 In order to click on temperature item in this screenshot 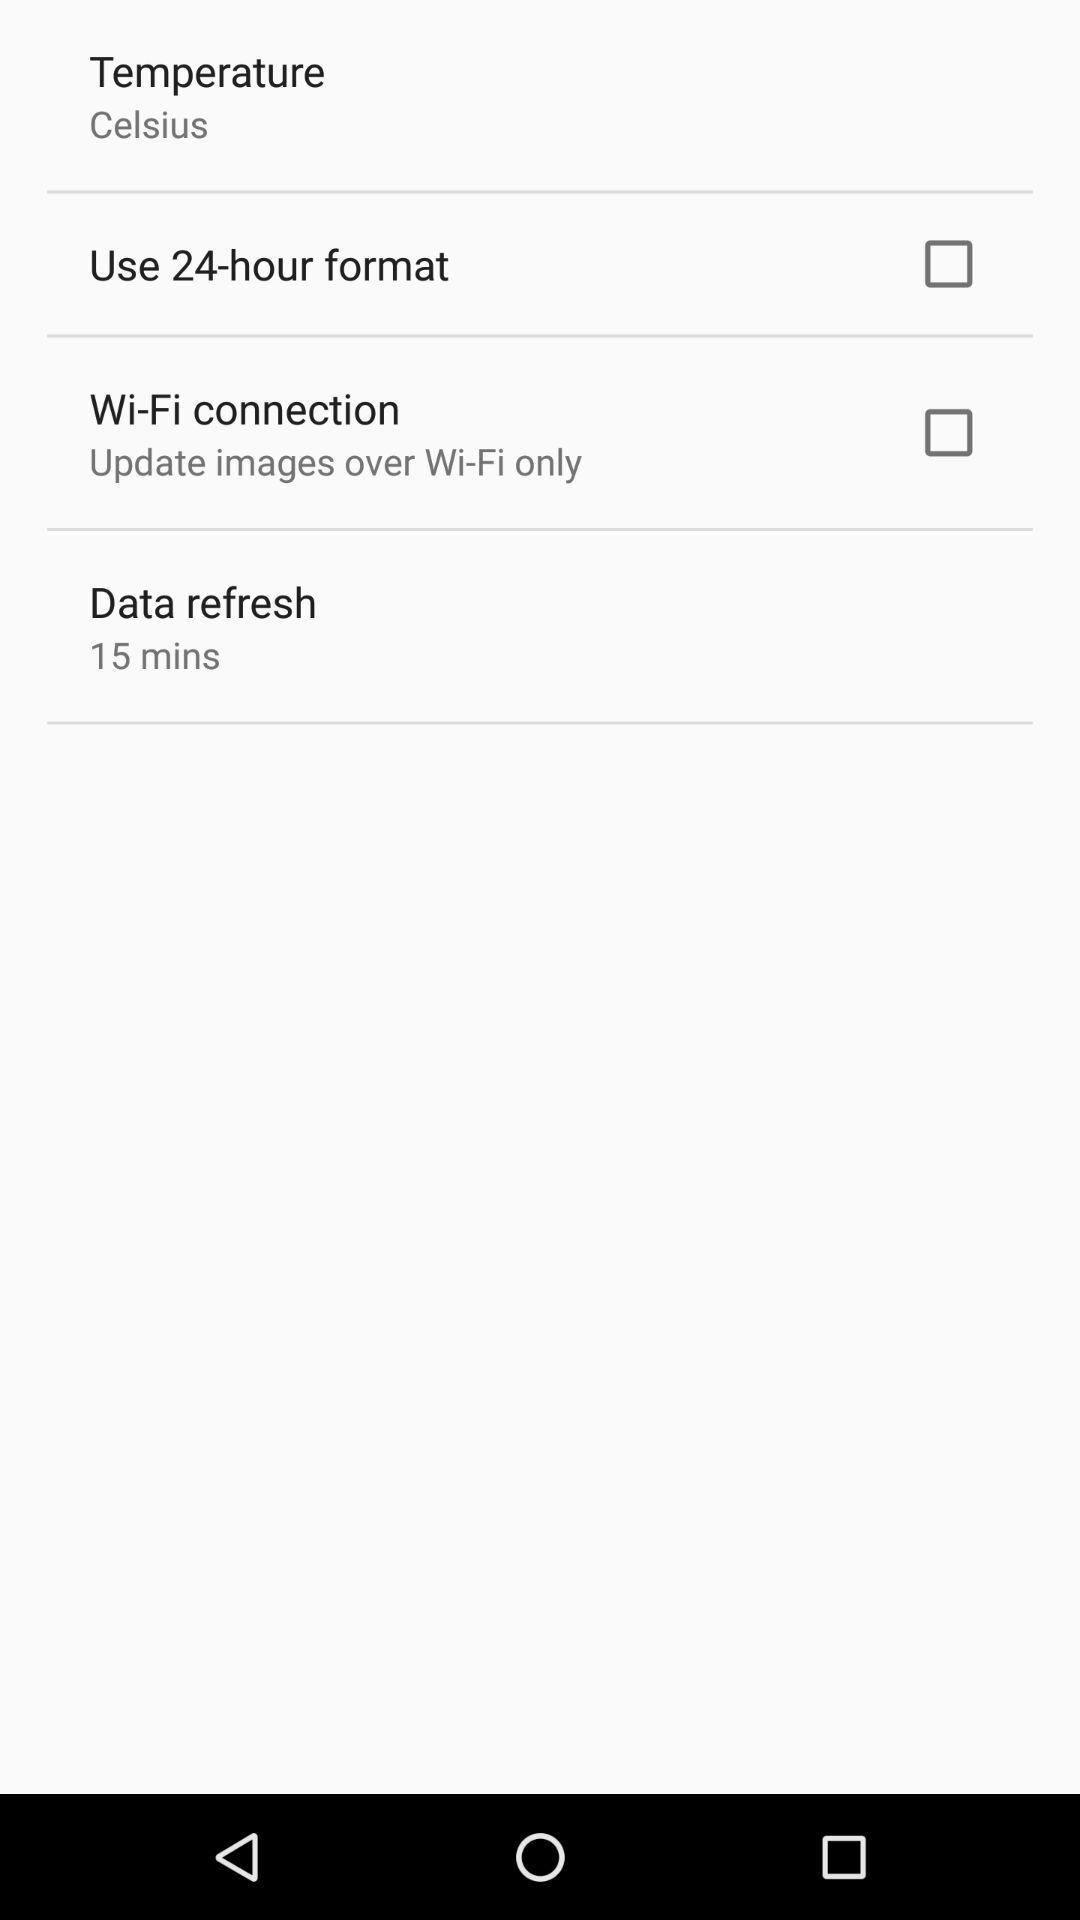, I will do `click(207, 70)`.